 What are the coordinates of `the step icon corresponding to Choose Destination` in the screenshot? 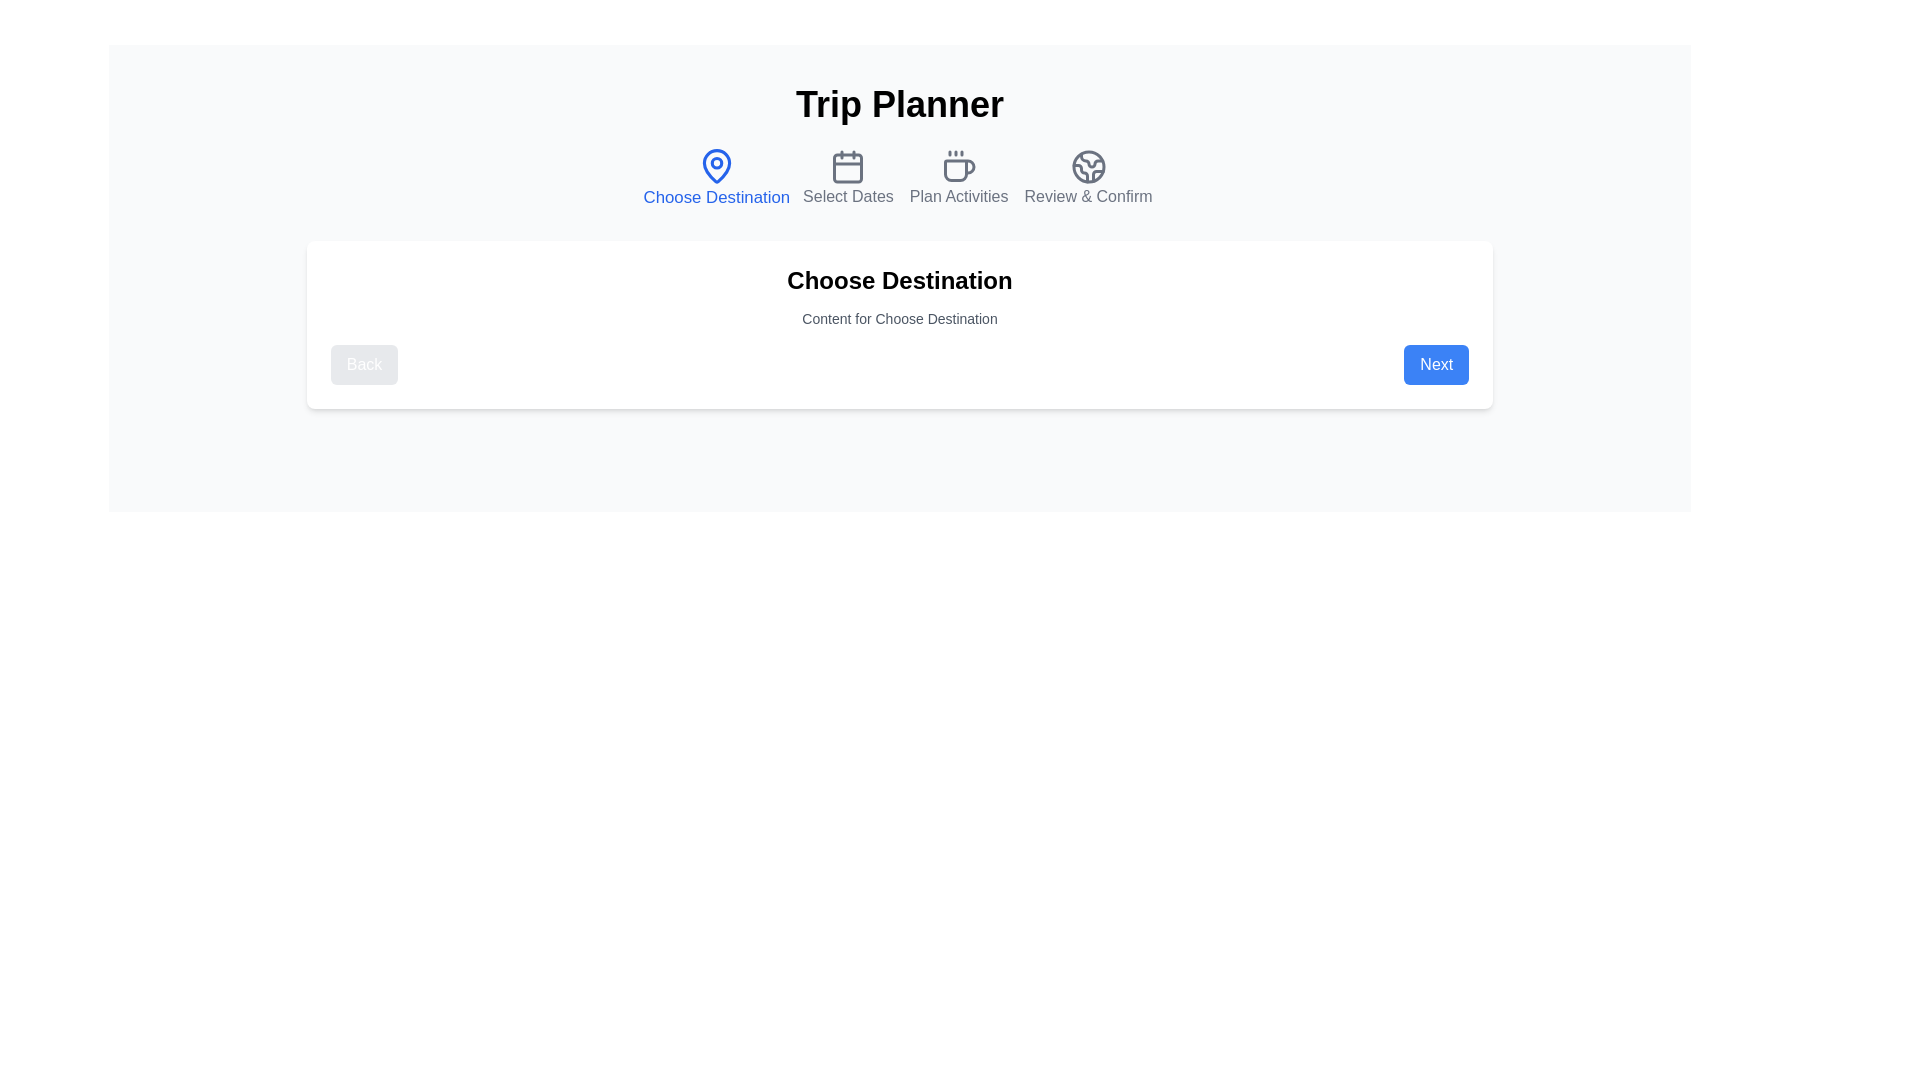 It's located at (716, 177).